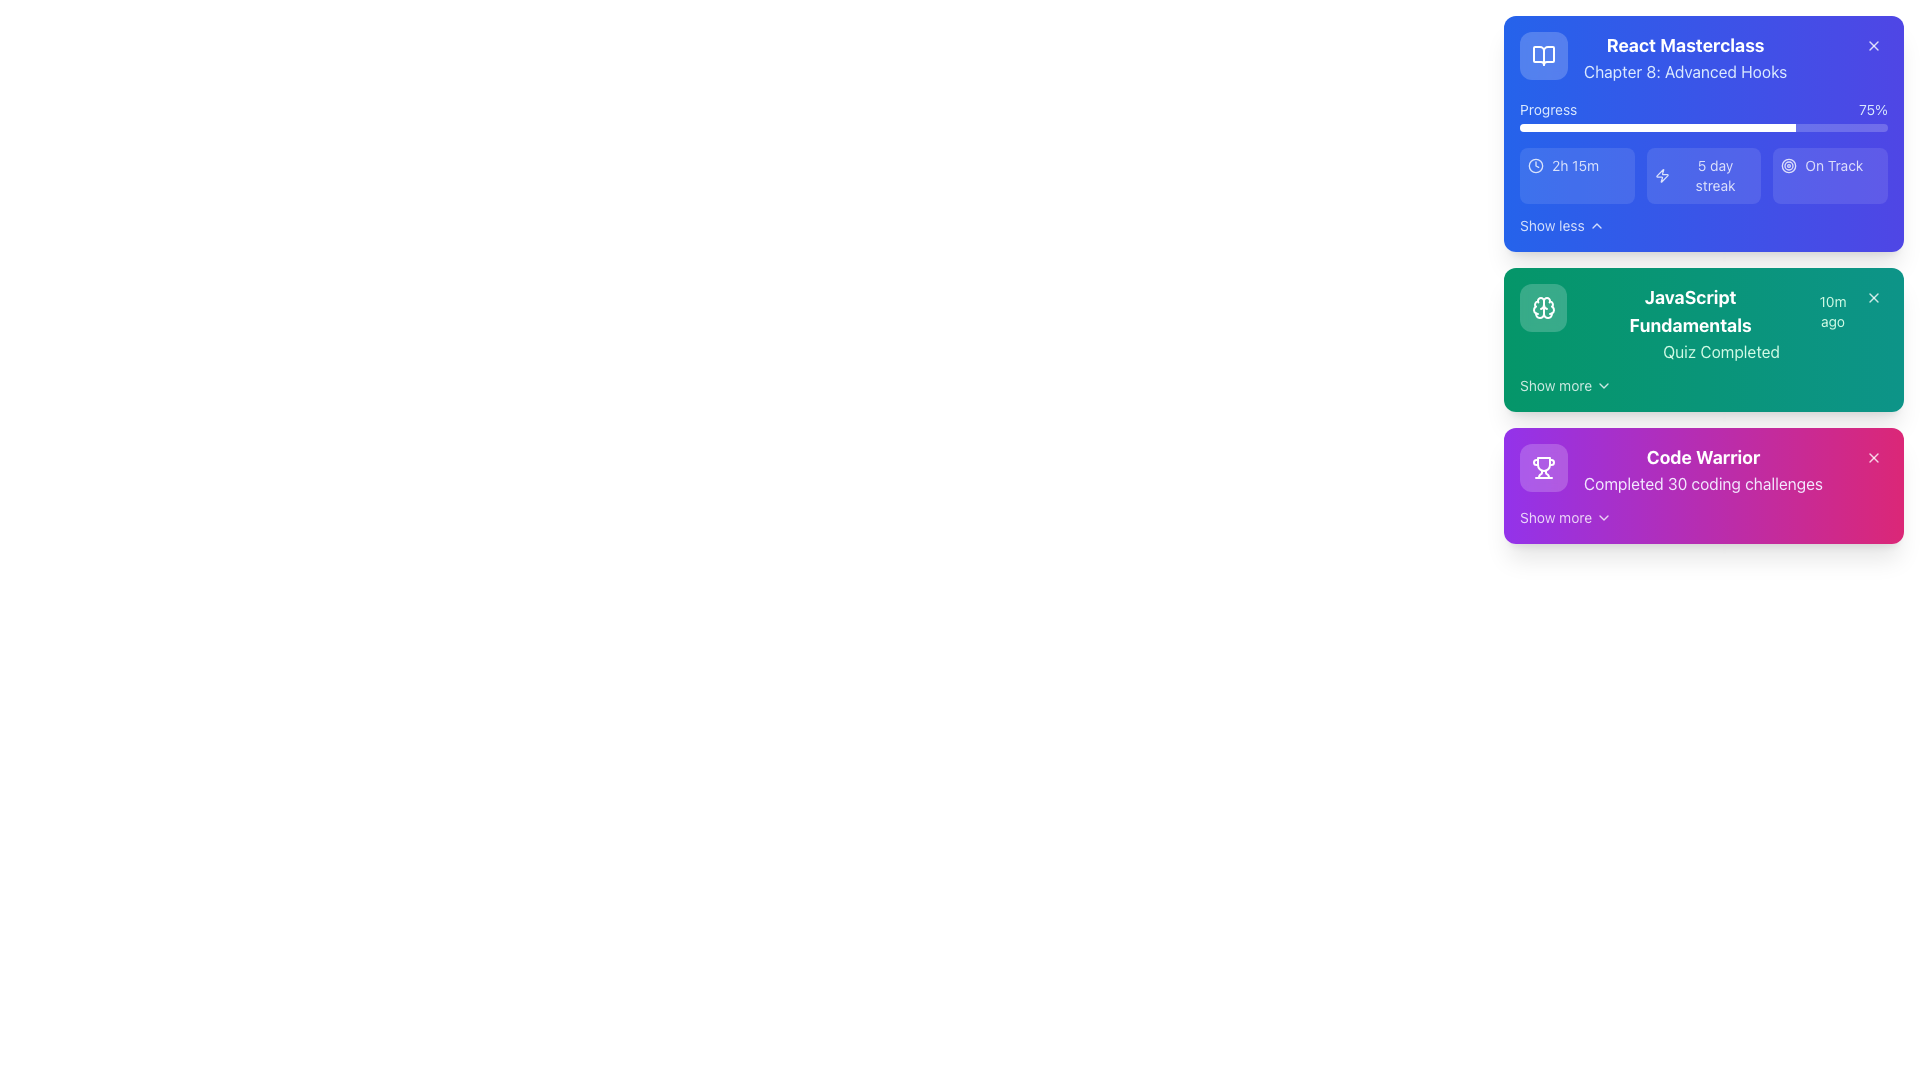 The height and width of the screenshot is (1080, 1920). Describe the element at coordinates (1632, 127) in the screenshot. I see `the progress` at that location.